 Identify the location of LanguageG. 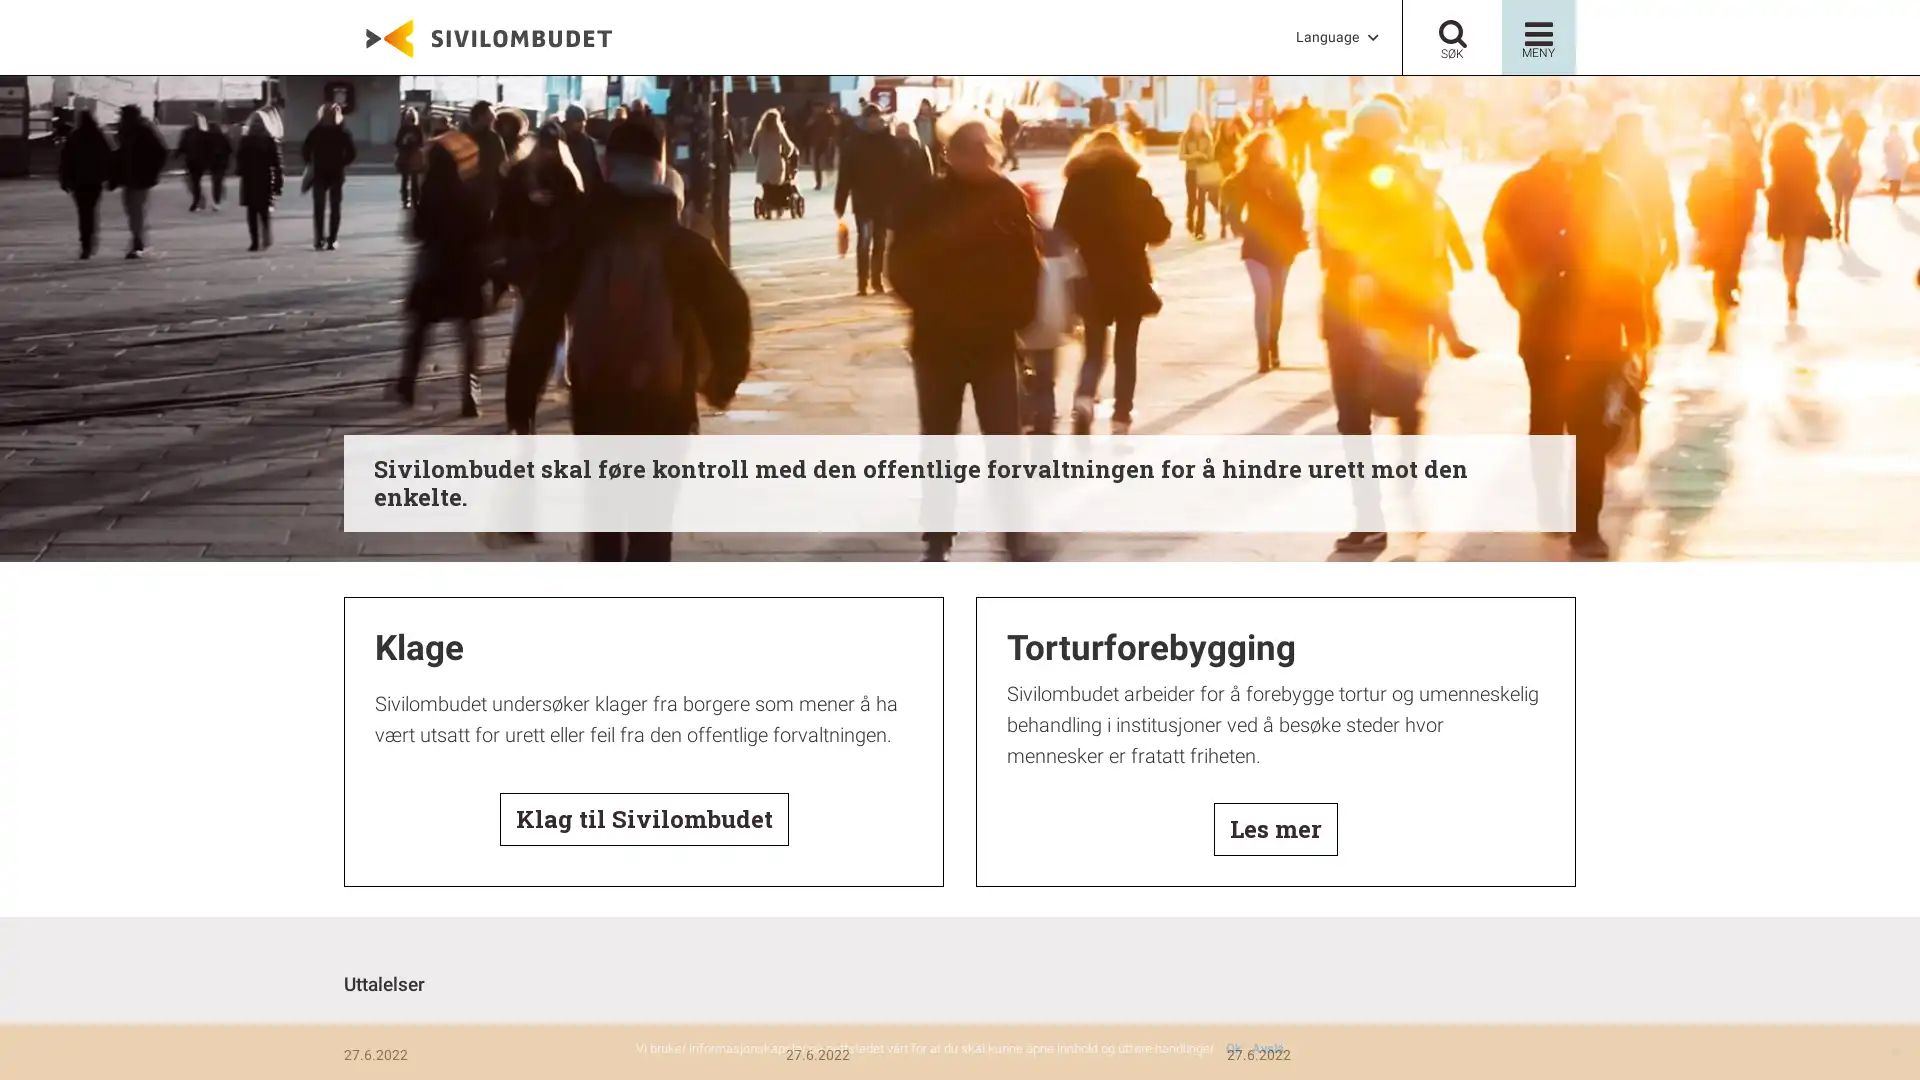
(1310, 37).